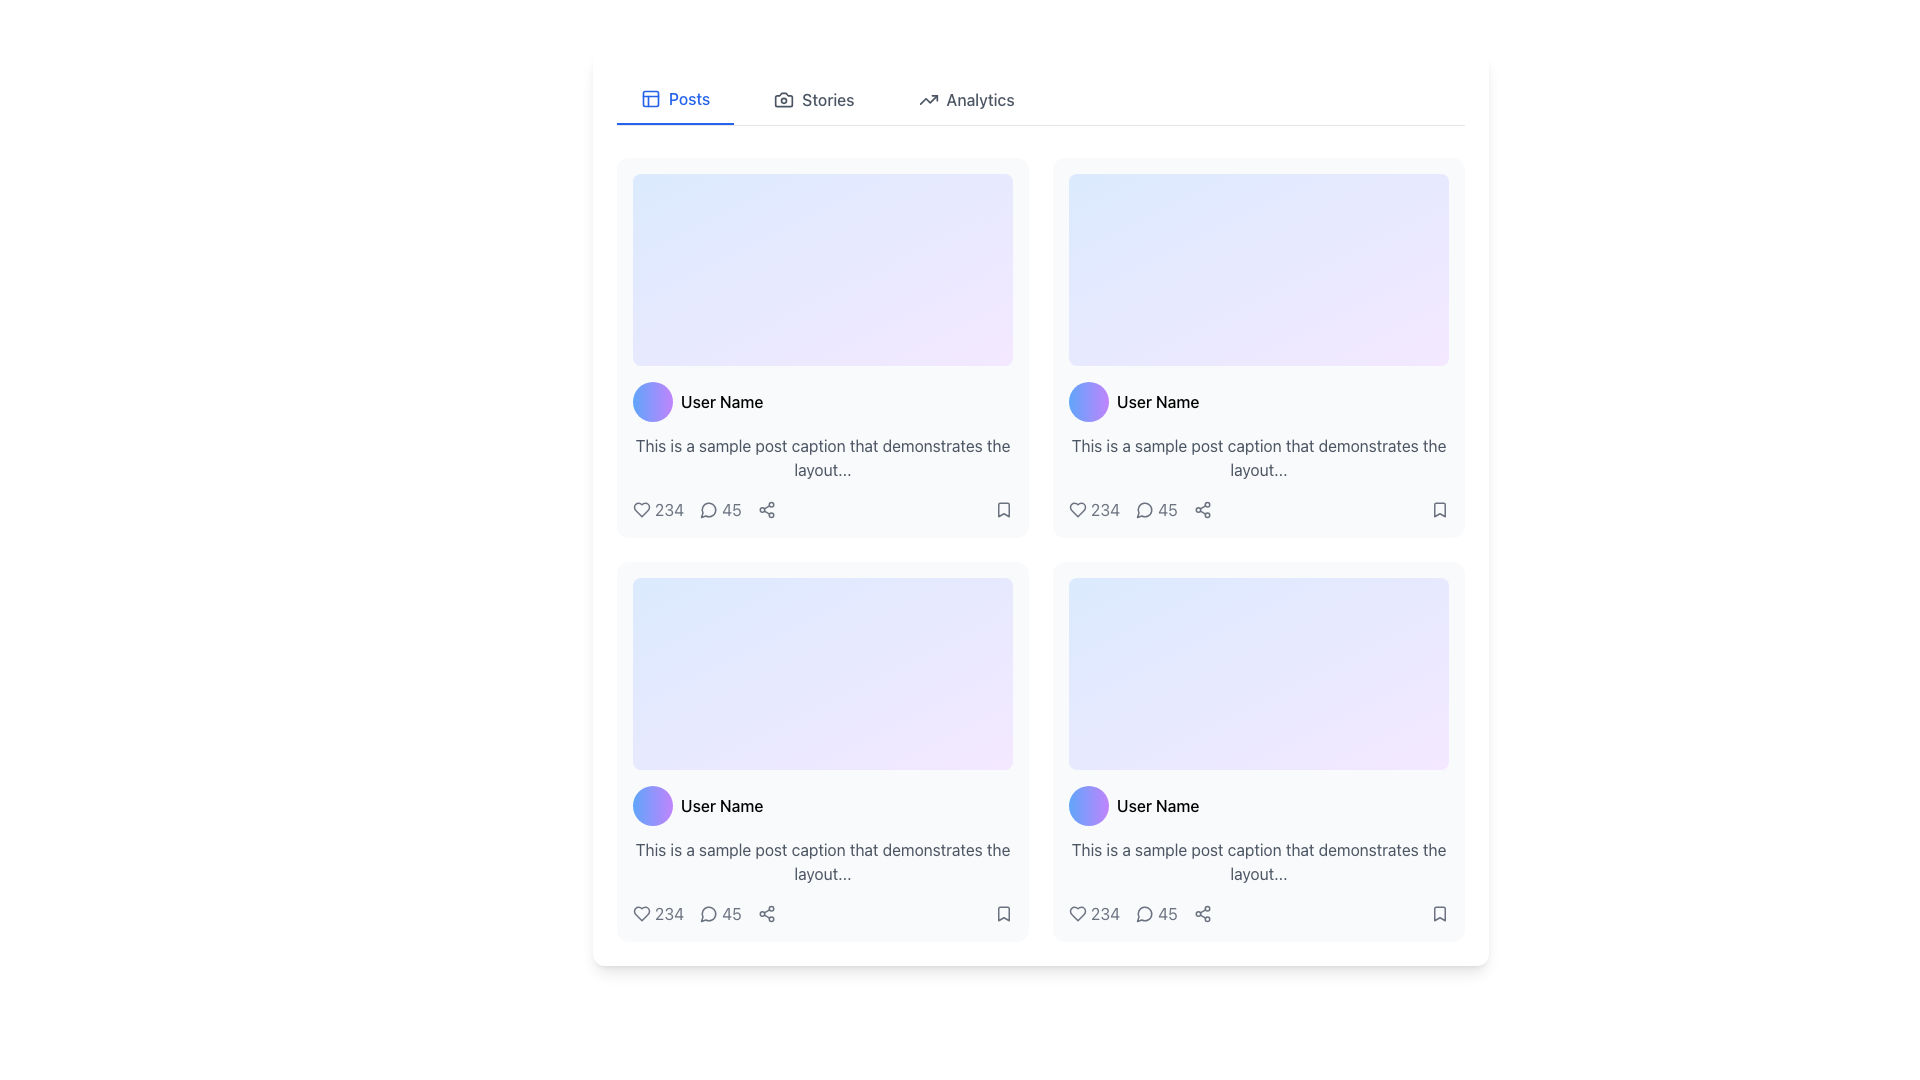 This screenshot has width=1920, height=1080. What do you see at coordinates (708, 509) in the screenshot?
I see `the speech bubble icon, which is an SVG graphic with rounded edges and a pointed tail, located in the bottom section of a post card interface, positioned between a heart icon and a comment count label` at bounding box center [708, 509].